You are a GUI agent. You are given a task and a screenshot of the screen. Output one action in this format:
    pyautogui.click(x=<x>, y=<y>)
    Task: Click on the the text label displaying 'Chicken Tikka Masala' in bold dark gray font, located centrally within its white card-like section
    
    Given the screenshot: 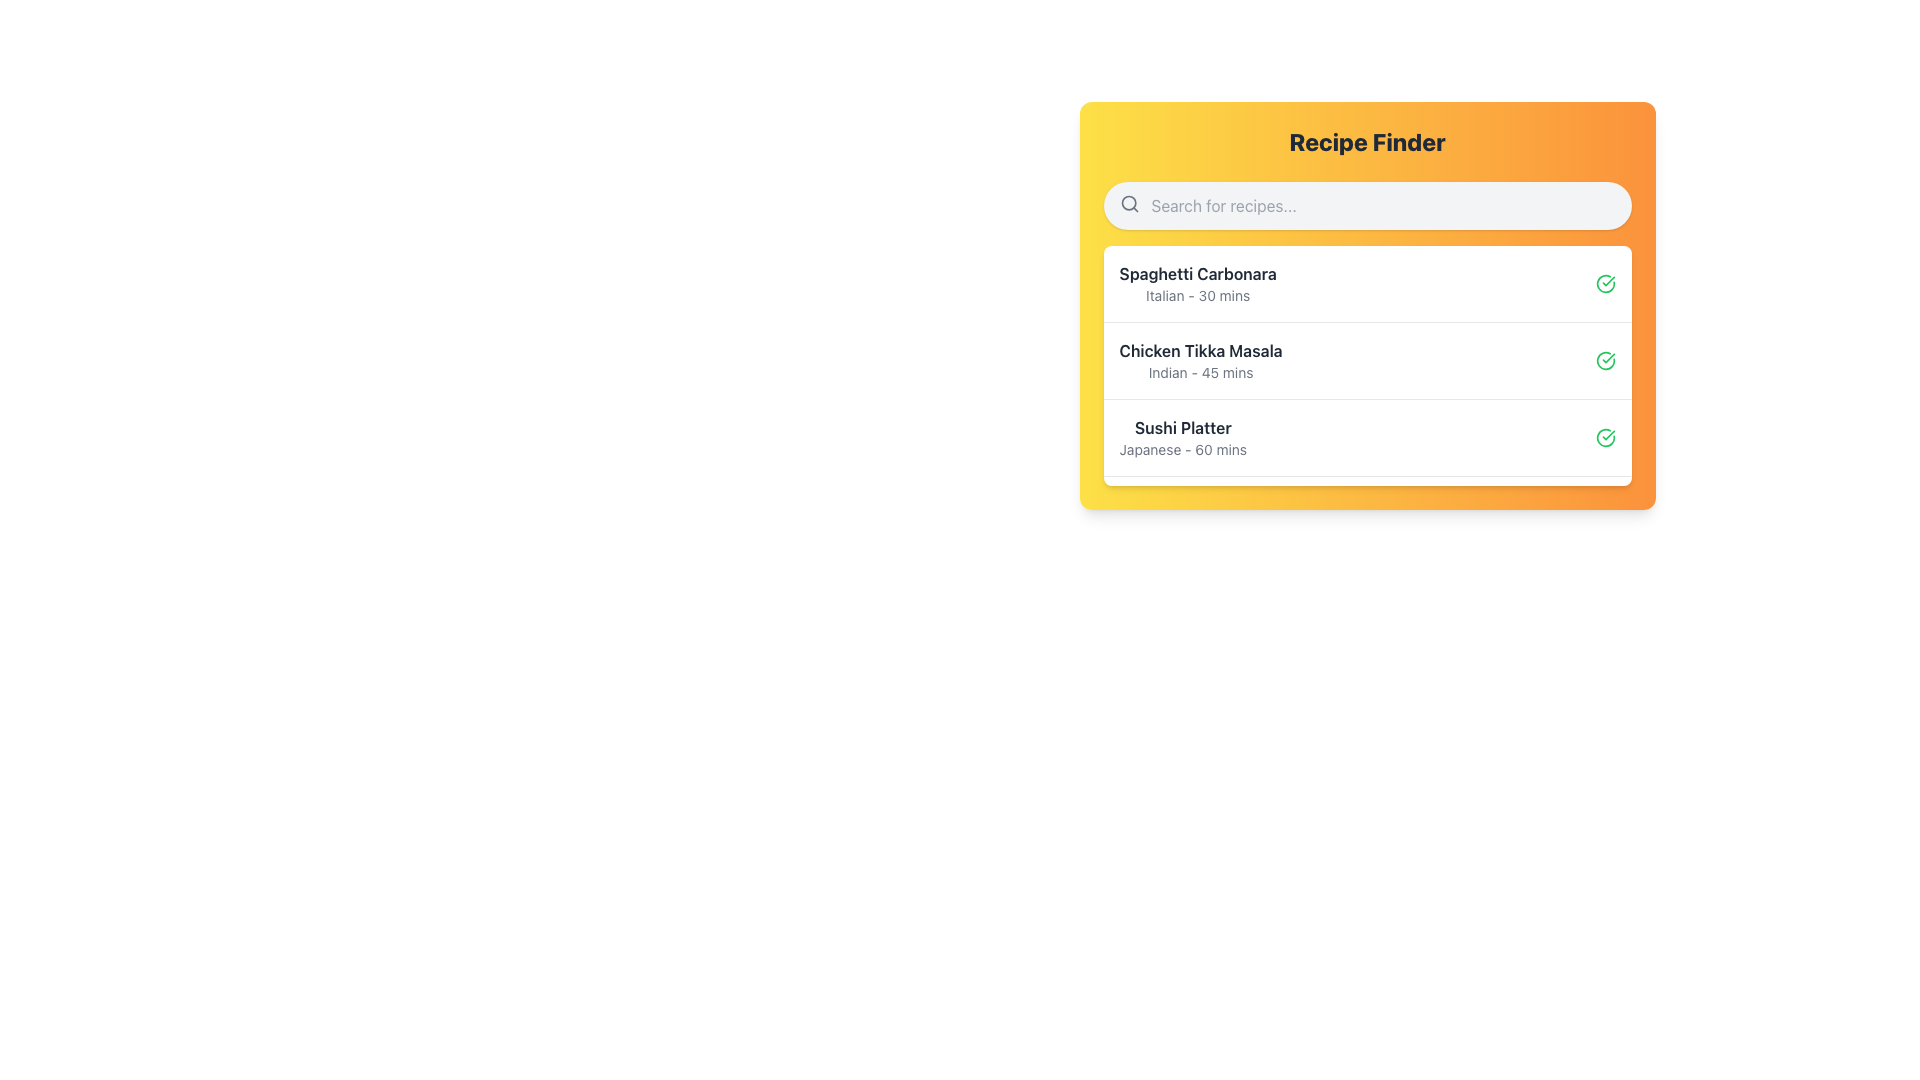 What is the action you would take?
    pyautogui.click(x=1200, y=350)
    